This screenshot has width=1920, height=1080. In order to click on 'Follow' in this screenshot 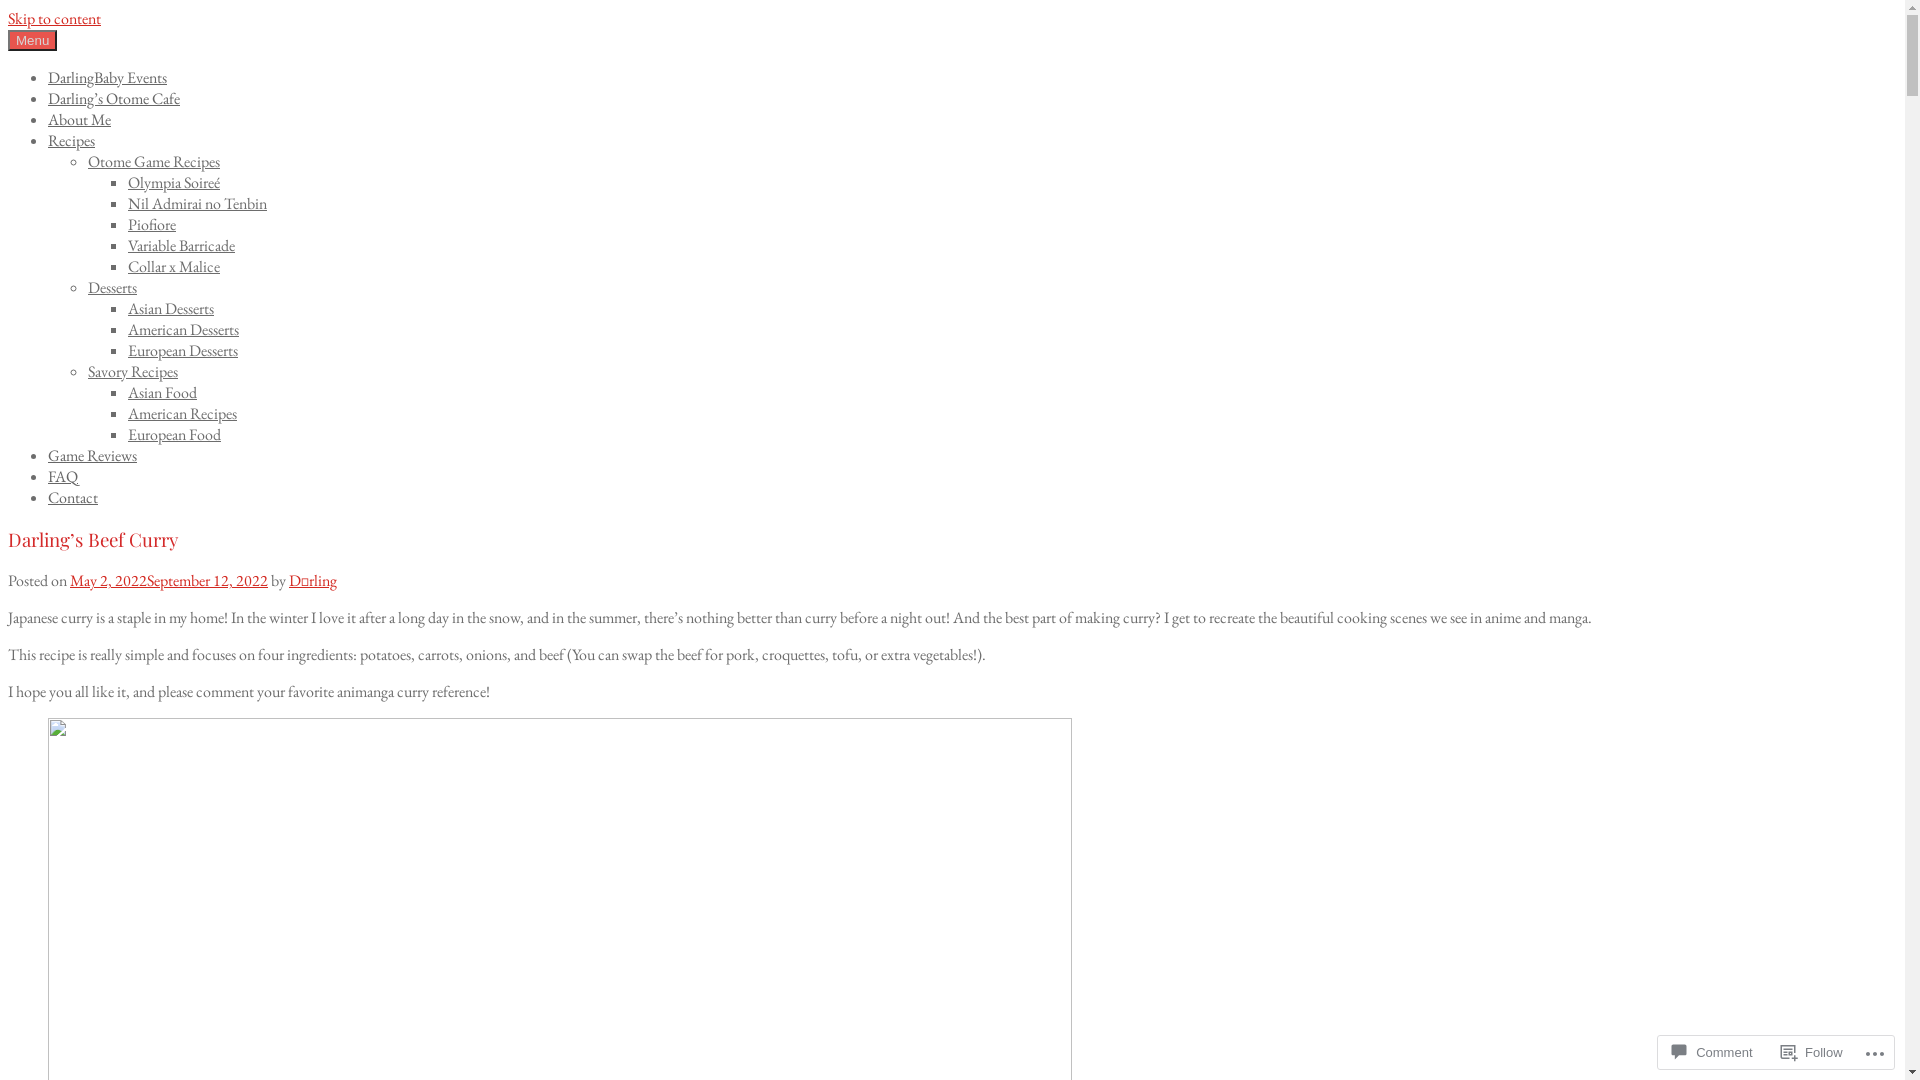, I will do `click(1772, 1051)`.